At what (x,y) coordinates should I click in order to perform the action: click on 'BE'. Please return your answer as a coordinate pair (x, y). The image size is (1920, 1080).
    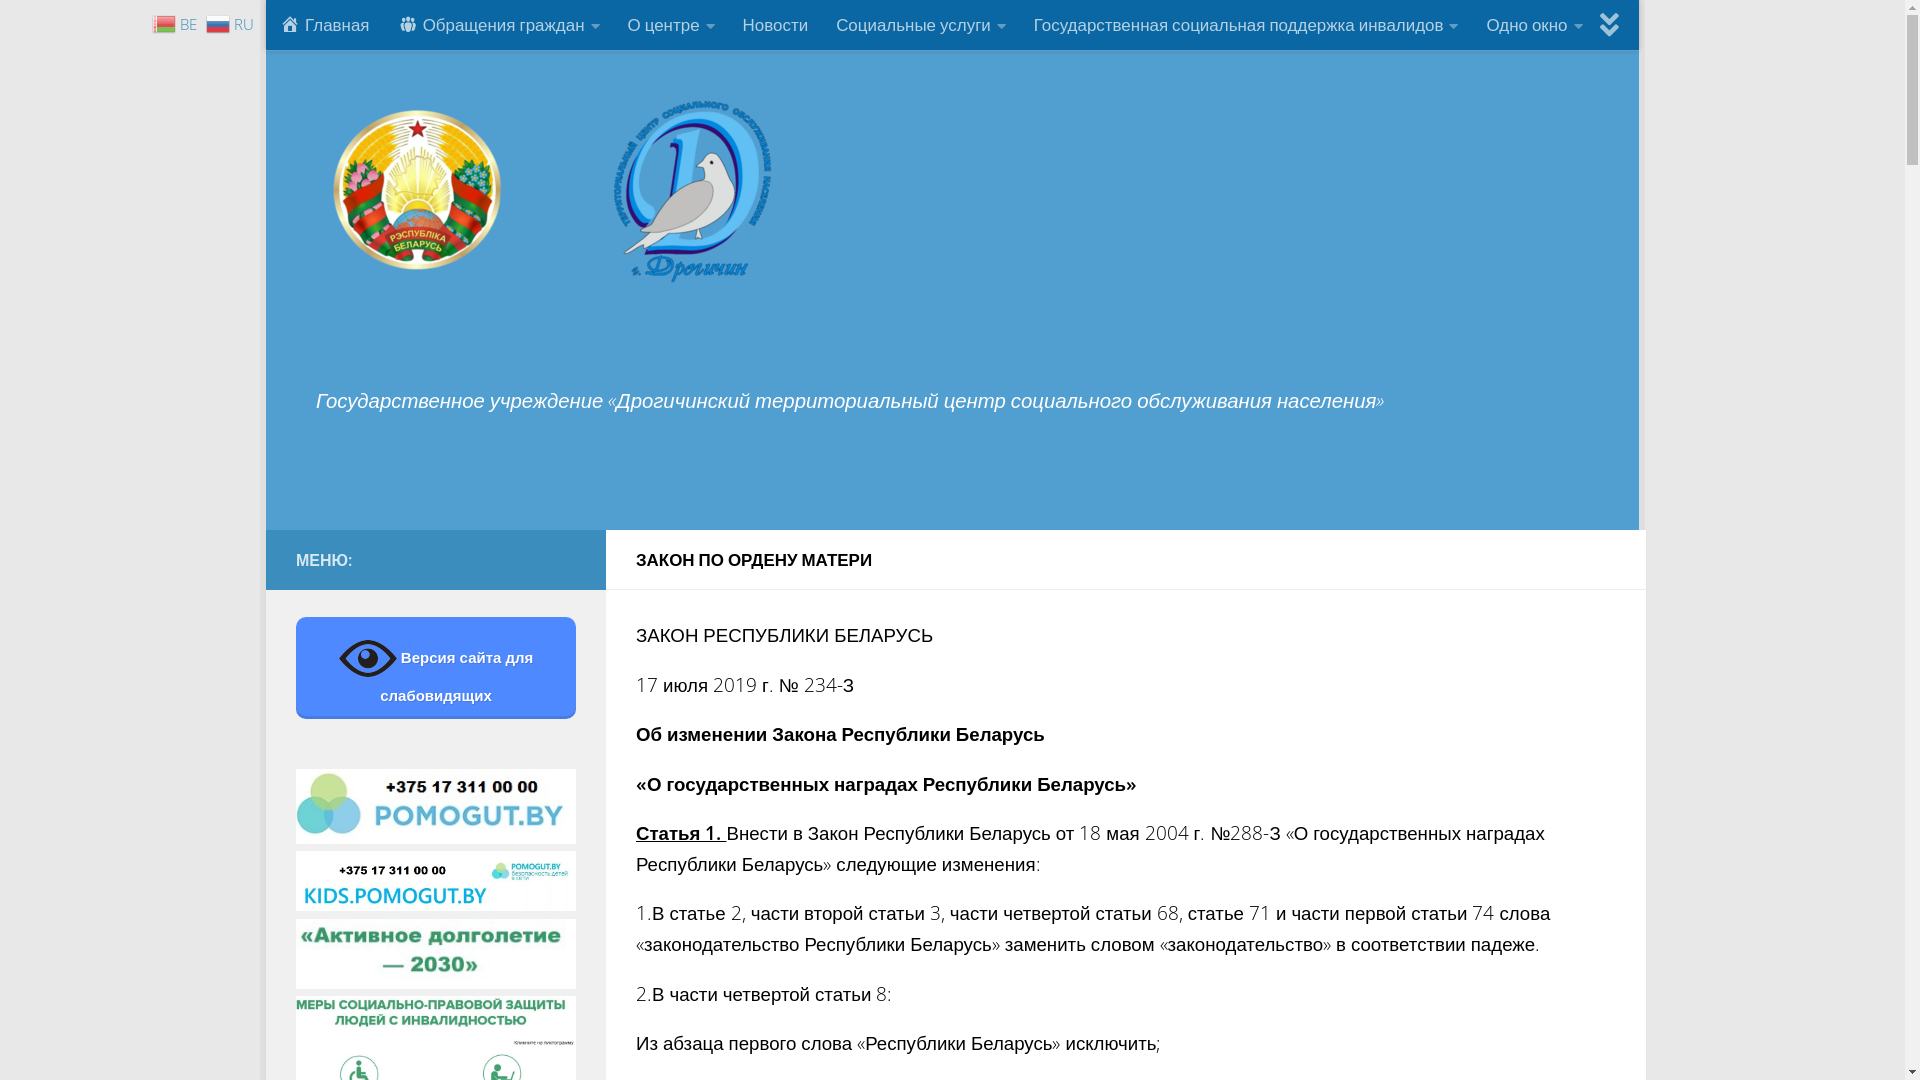
    Looking at the image, I should click on (177, 22).